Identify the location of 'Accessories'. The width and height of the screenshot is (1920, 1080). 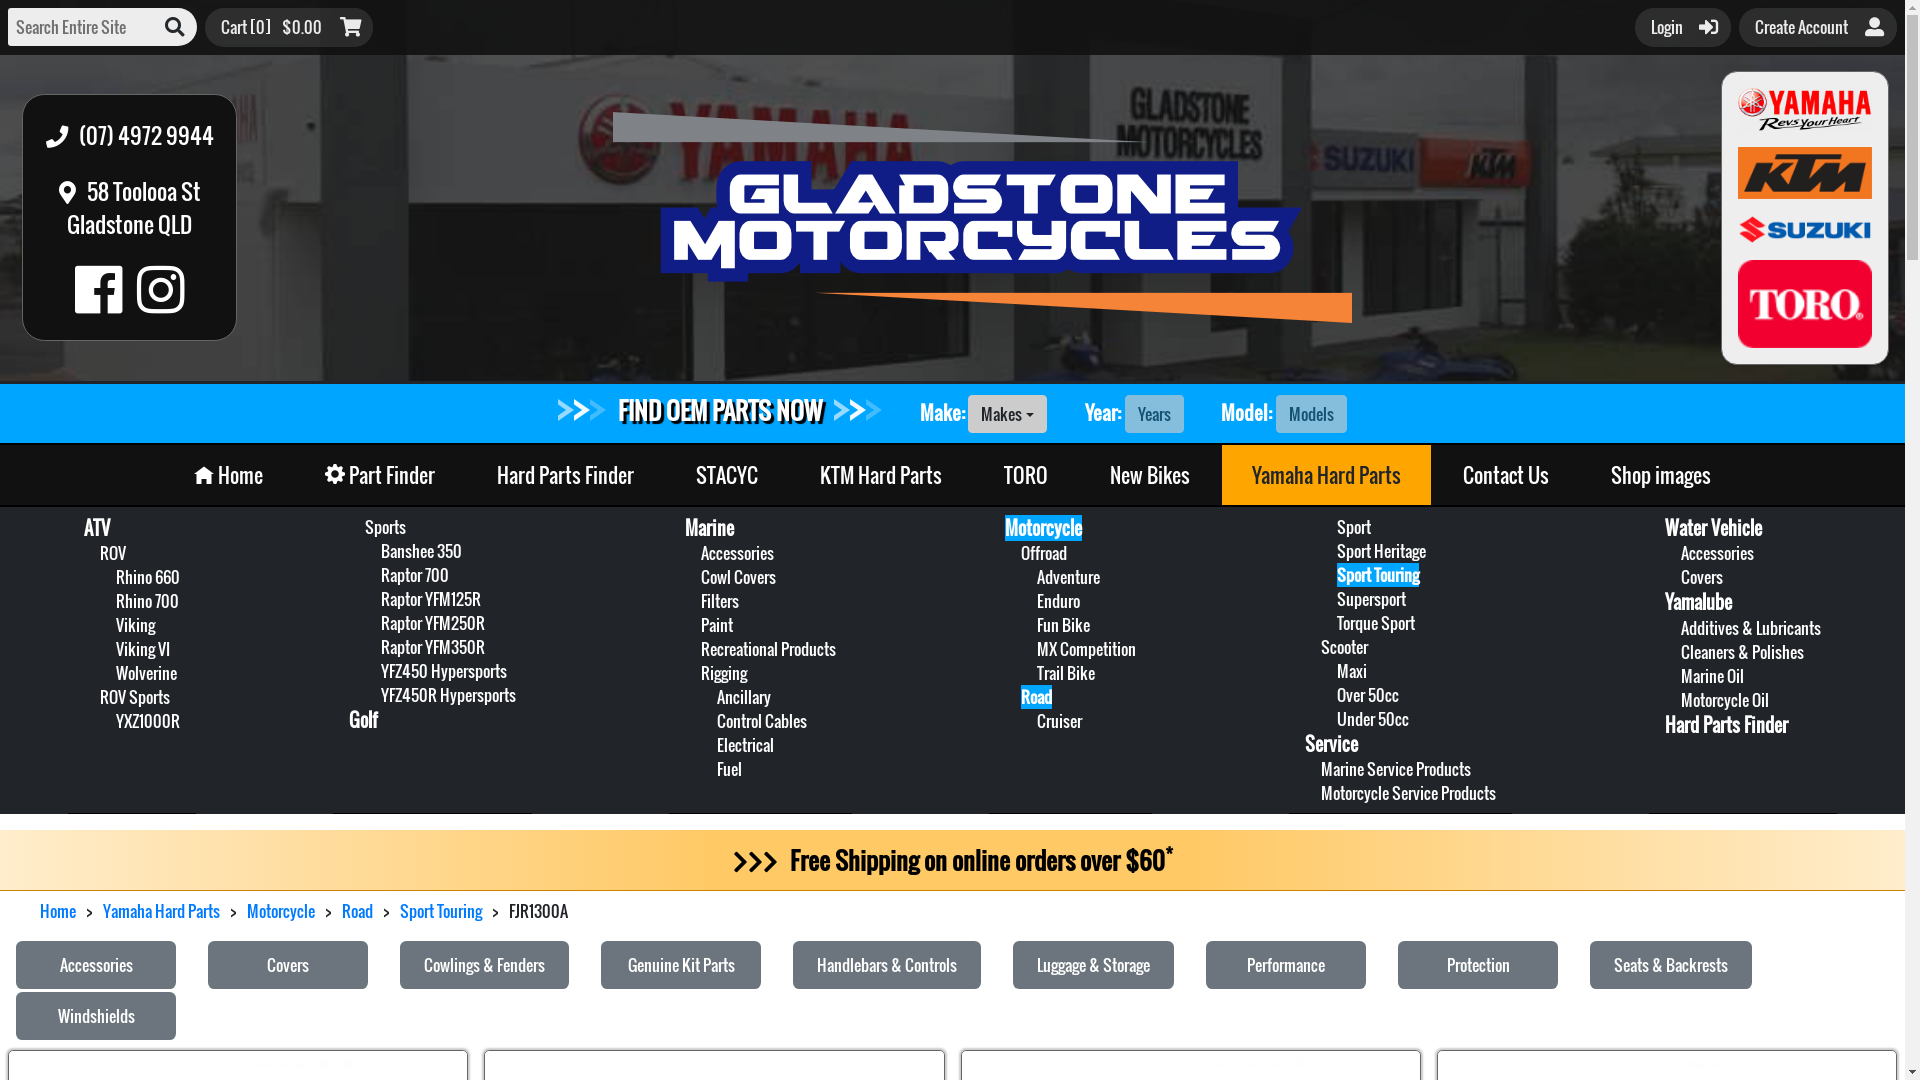
(95, 963).